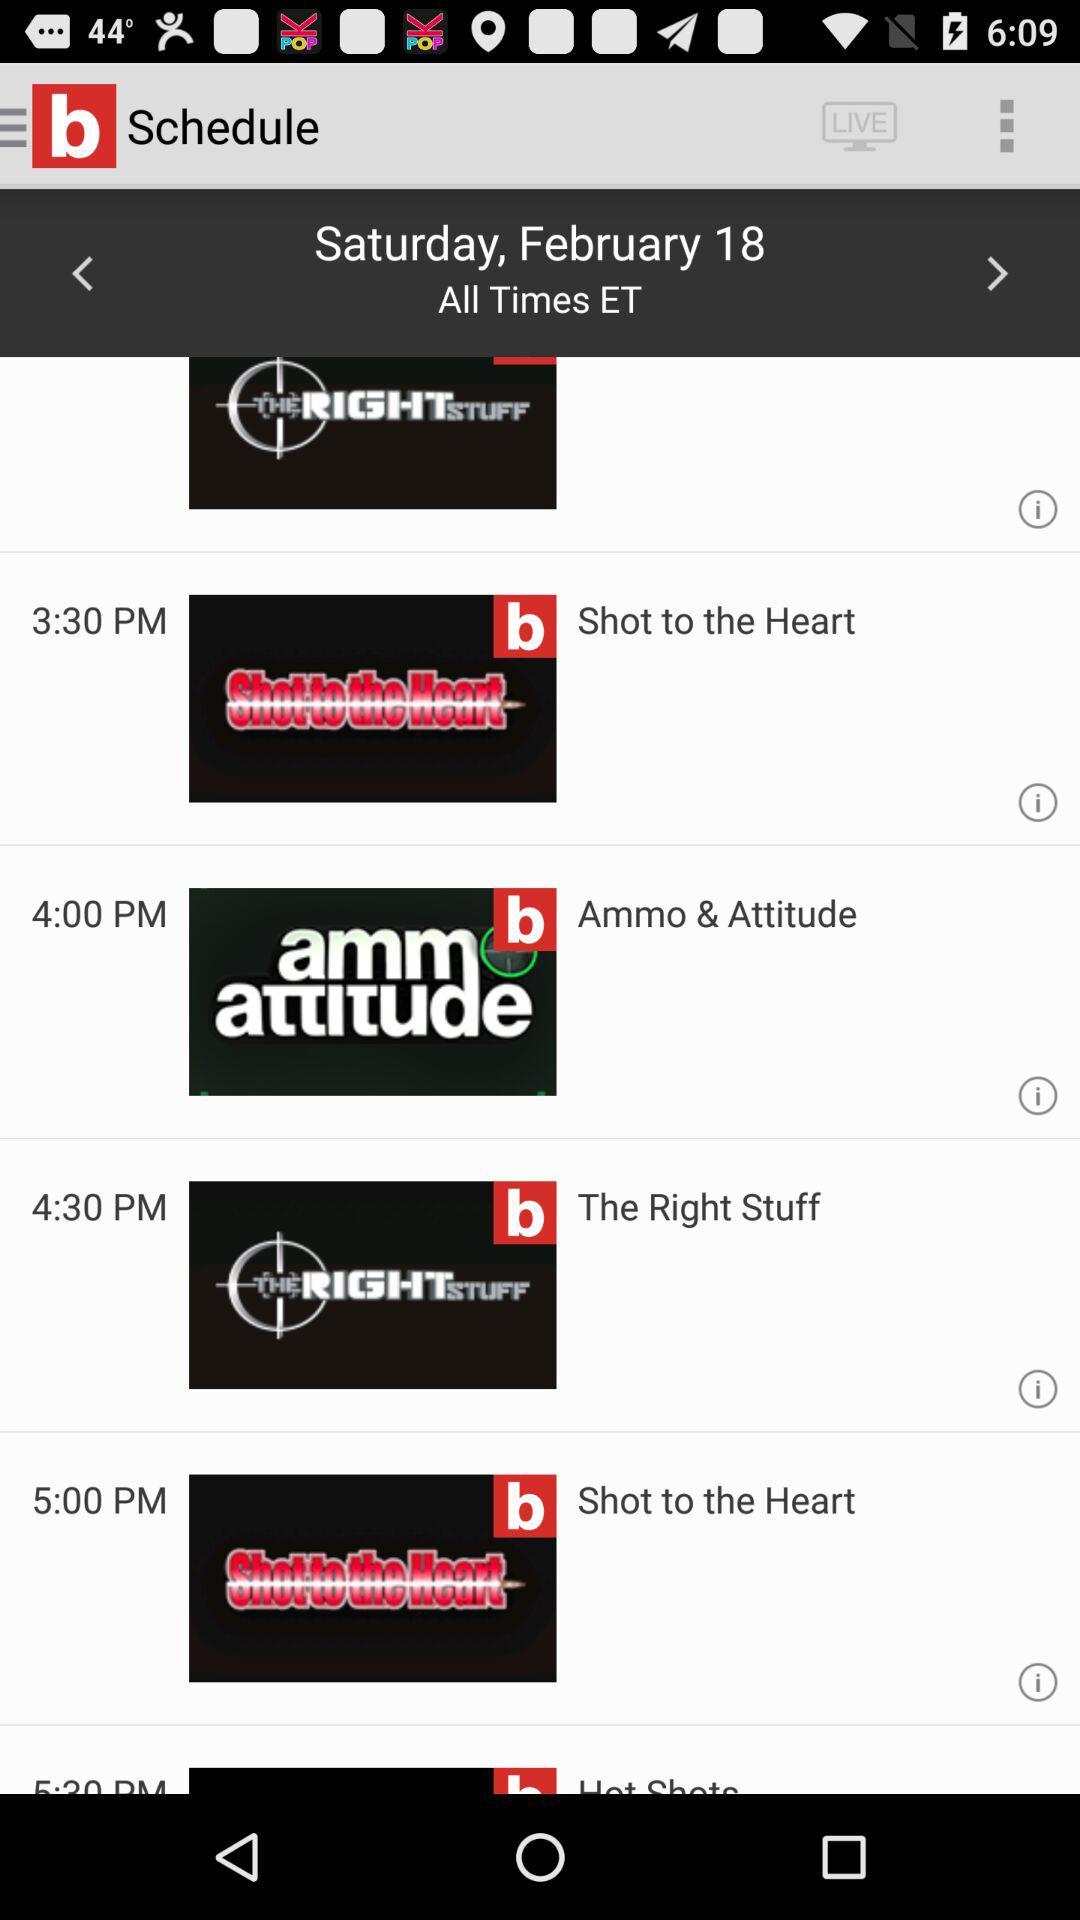  What do you see at coordinates (995, 291) in the screenshot?
I see `the arrow_forward icon` at bounding box center [995, 291].